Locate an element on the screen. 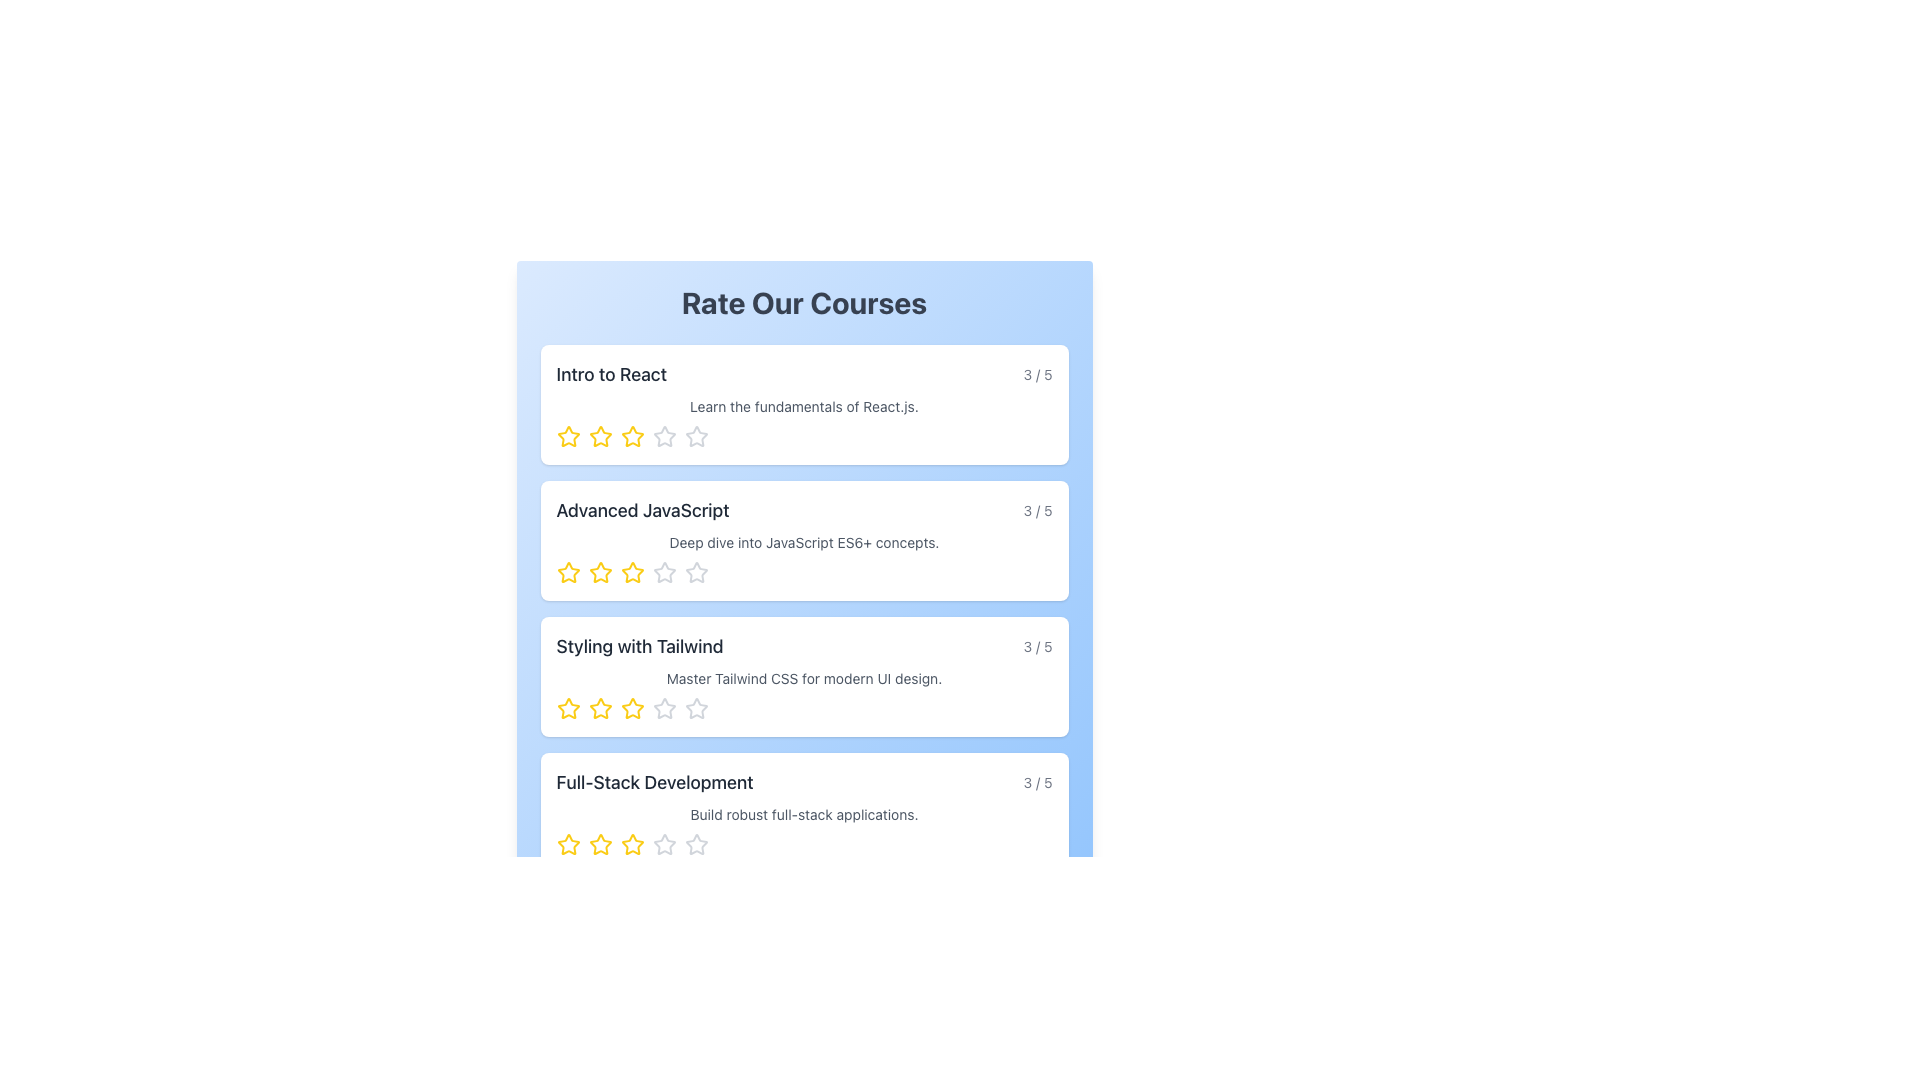 Image resolution: width=1920 pixels, height=1080 pixels. the course title text located in the third row of the course list, positioned left of '3 / 5' under 'Rate Our Courses' is located at coordinates (638, 647).